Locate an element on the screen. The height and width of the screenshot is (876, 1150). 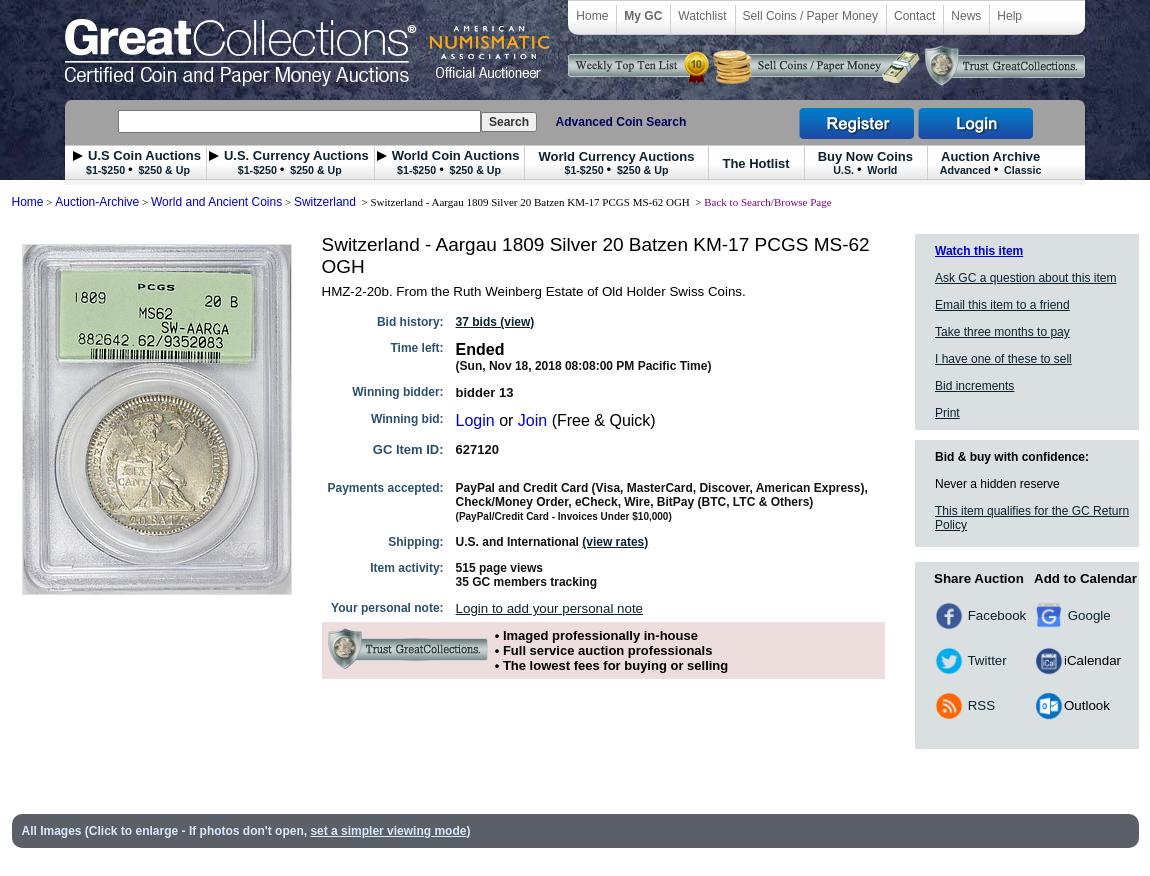
'Twitter' is located at coordinates (964, 658).